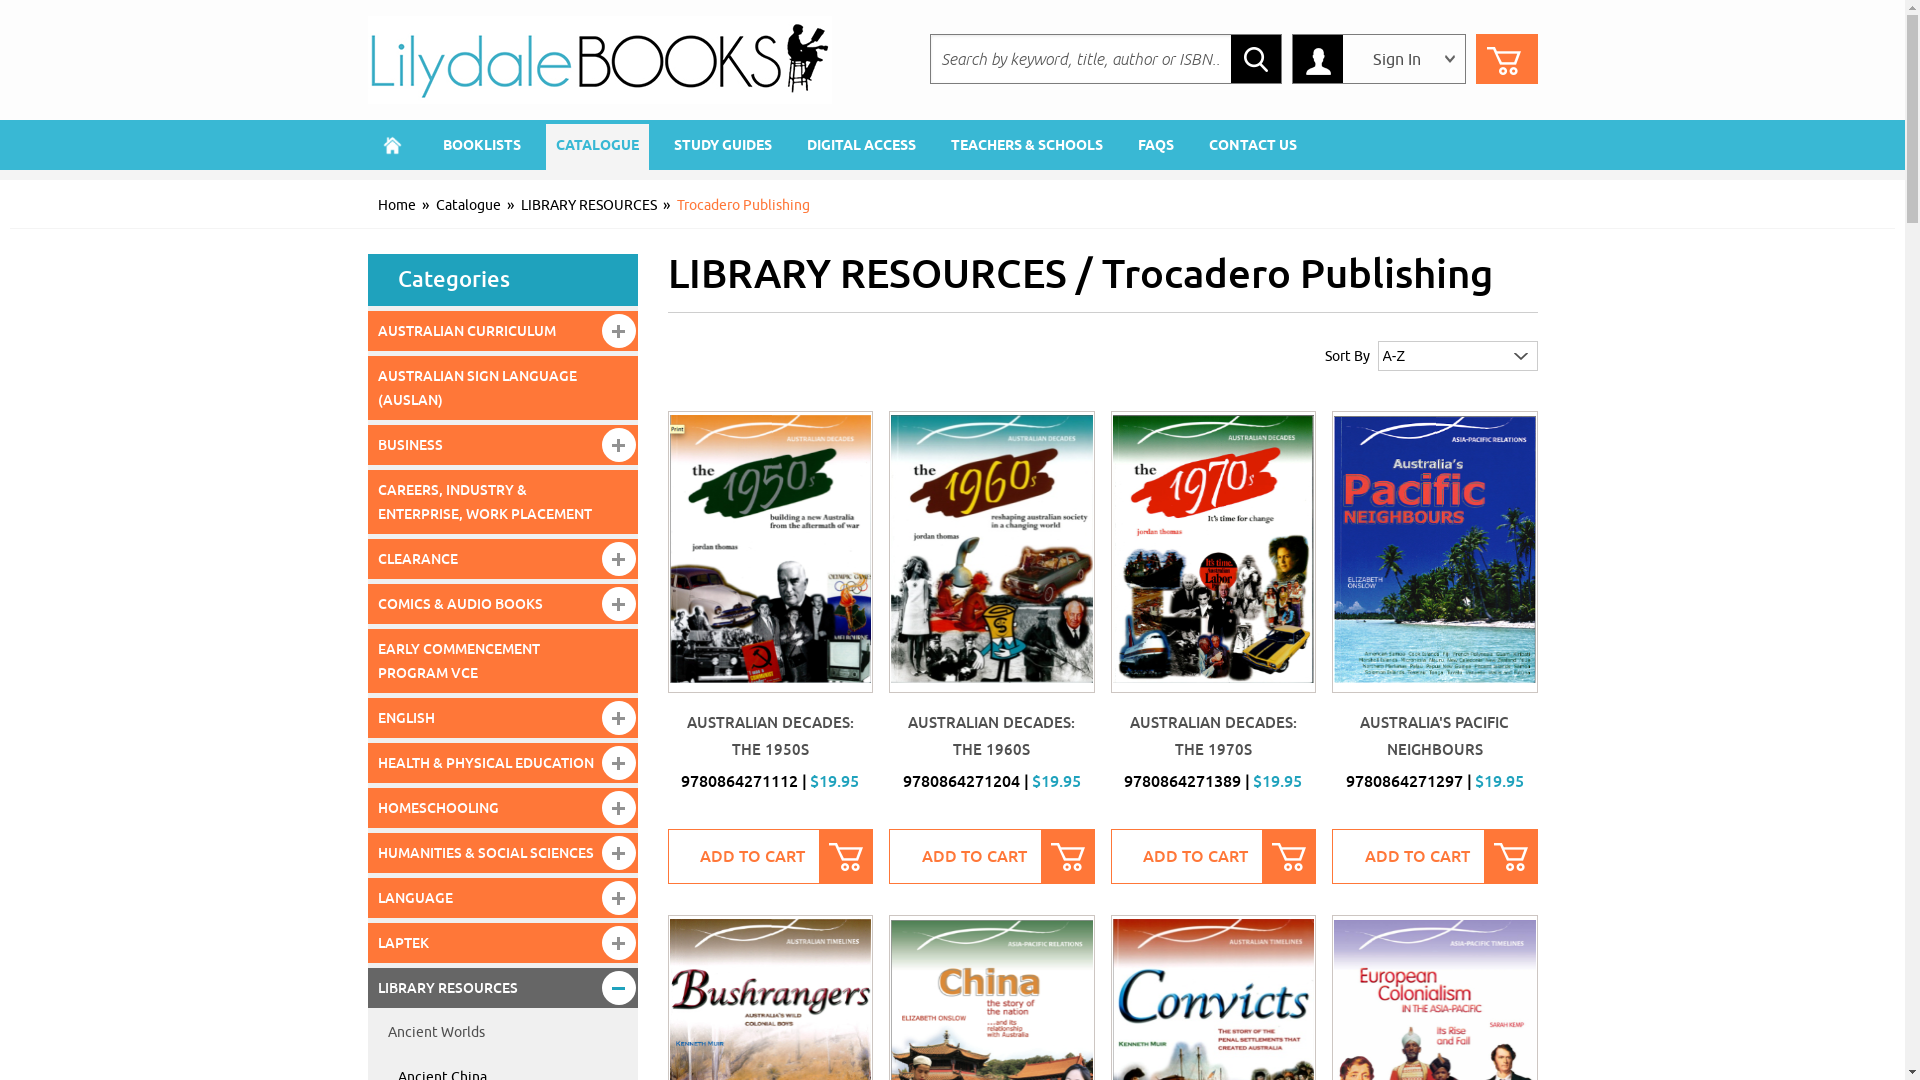 This screenshot has width=1920, height=1080. I want to click on 'AUSTRALIAN DECADES: THE 1950S', so click(769, 736).